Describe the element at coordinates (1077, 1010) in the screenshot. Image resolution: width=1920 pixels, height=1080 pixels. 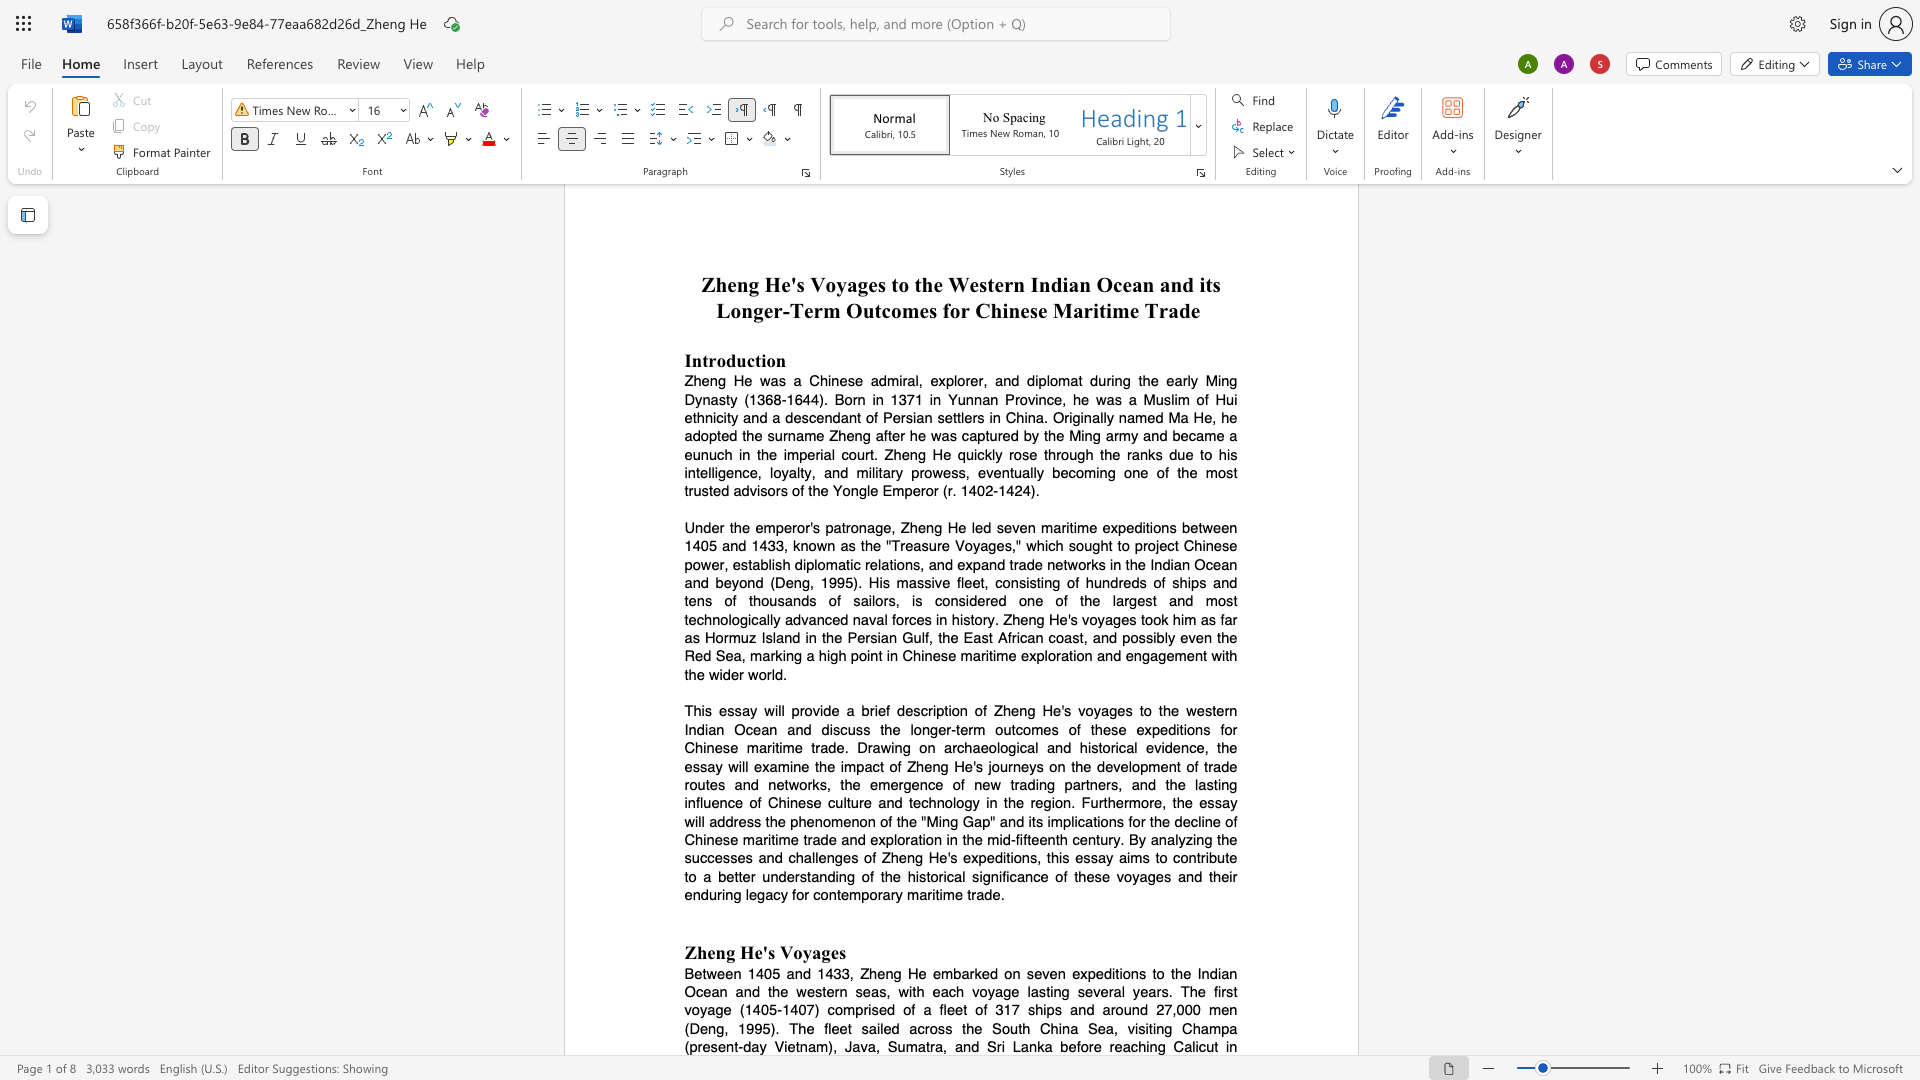
I see `the subset text "nd around 27,000 men (Deng, 1995). The fleet sailed across the South China Sea, visiting Champa (present-day Vietnam" within the text "of a fleet of 317 ships and around 27,000 men (Deng, 1995). The fleet sailed across the South China Sea, visiting Champa (present-day Vietnam), Java, Sumatra, and Sri Lanka before reaching"` at that location.